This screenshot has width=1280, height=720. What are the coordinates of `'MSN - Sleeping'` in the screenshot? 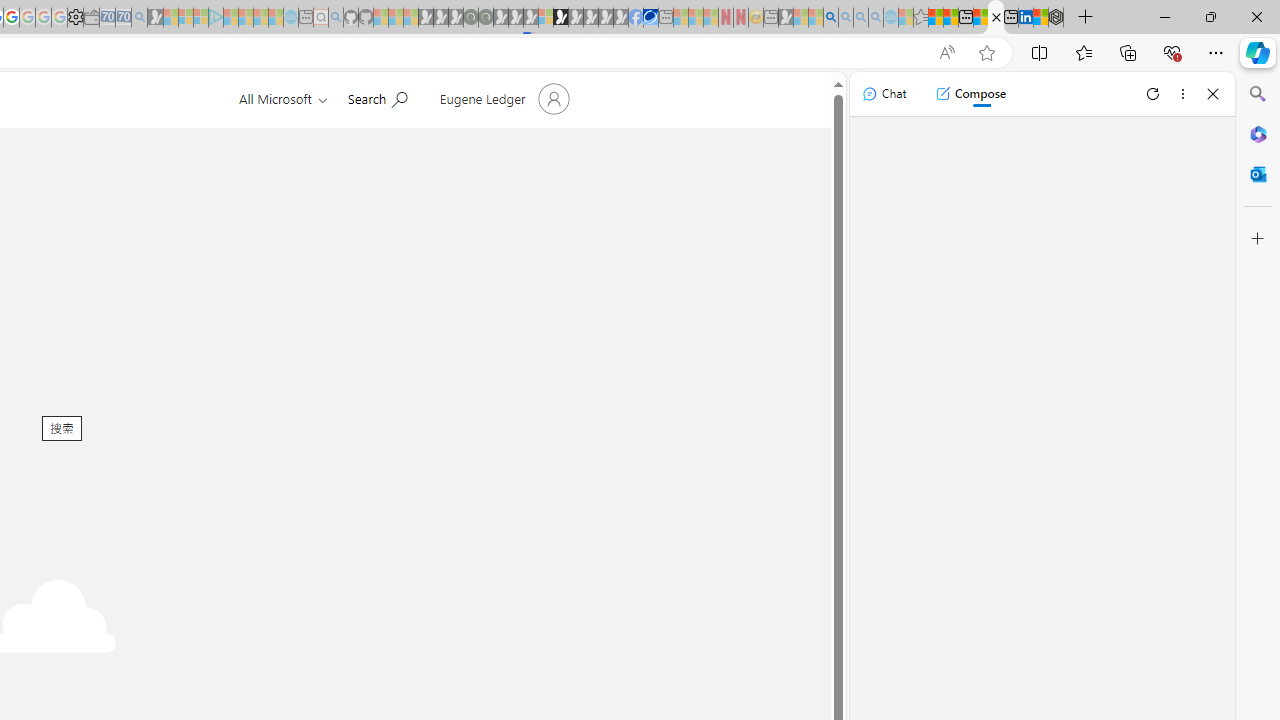 It's located at (785, 17).